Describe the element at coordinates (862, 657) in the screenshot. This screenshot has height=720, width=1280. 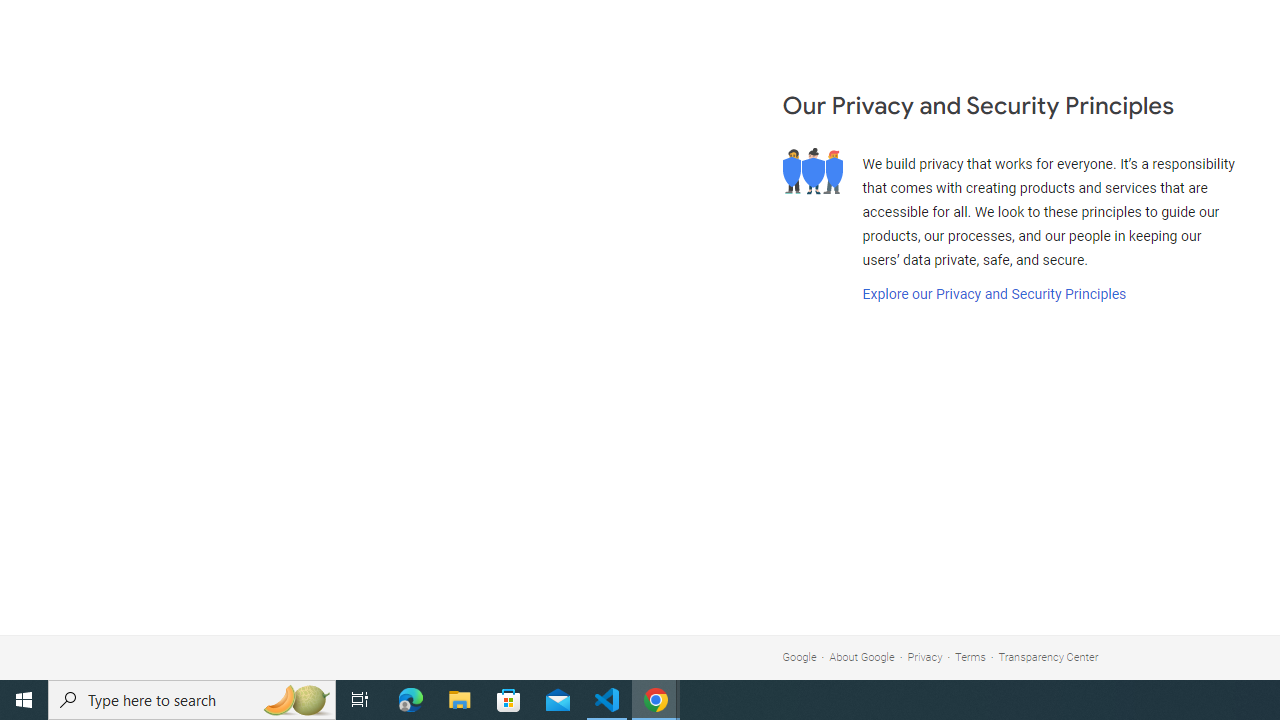
I see `'About Google'` at that location.